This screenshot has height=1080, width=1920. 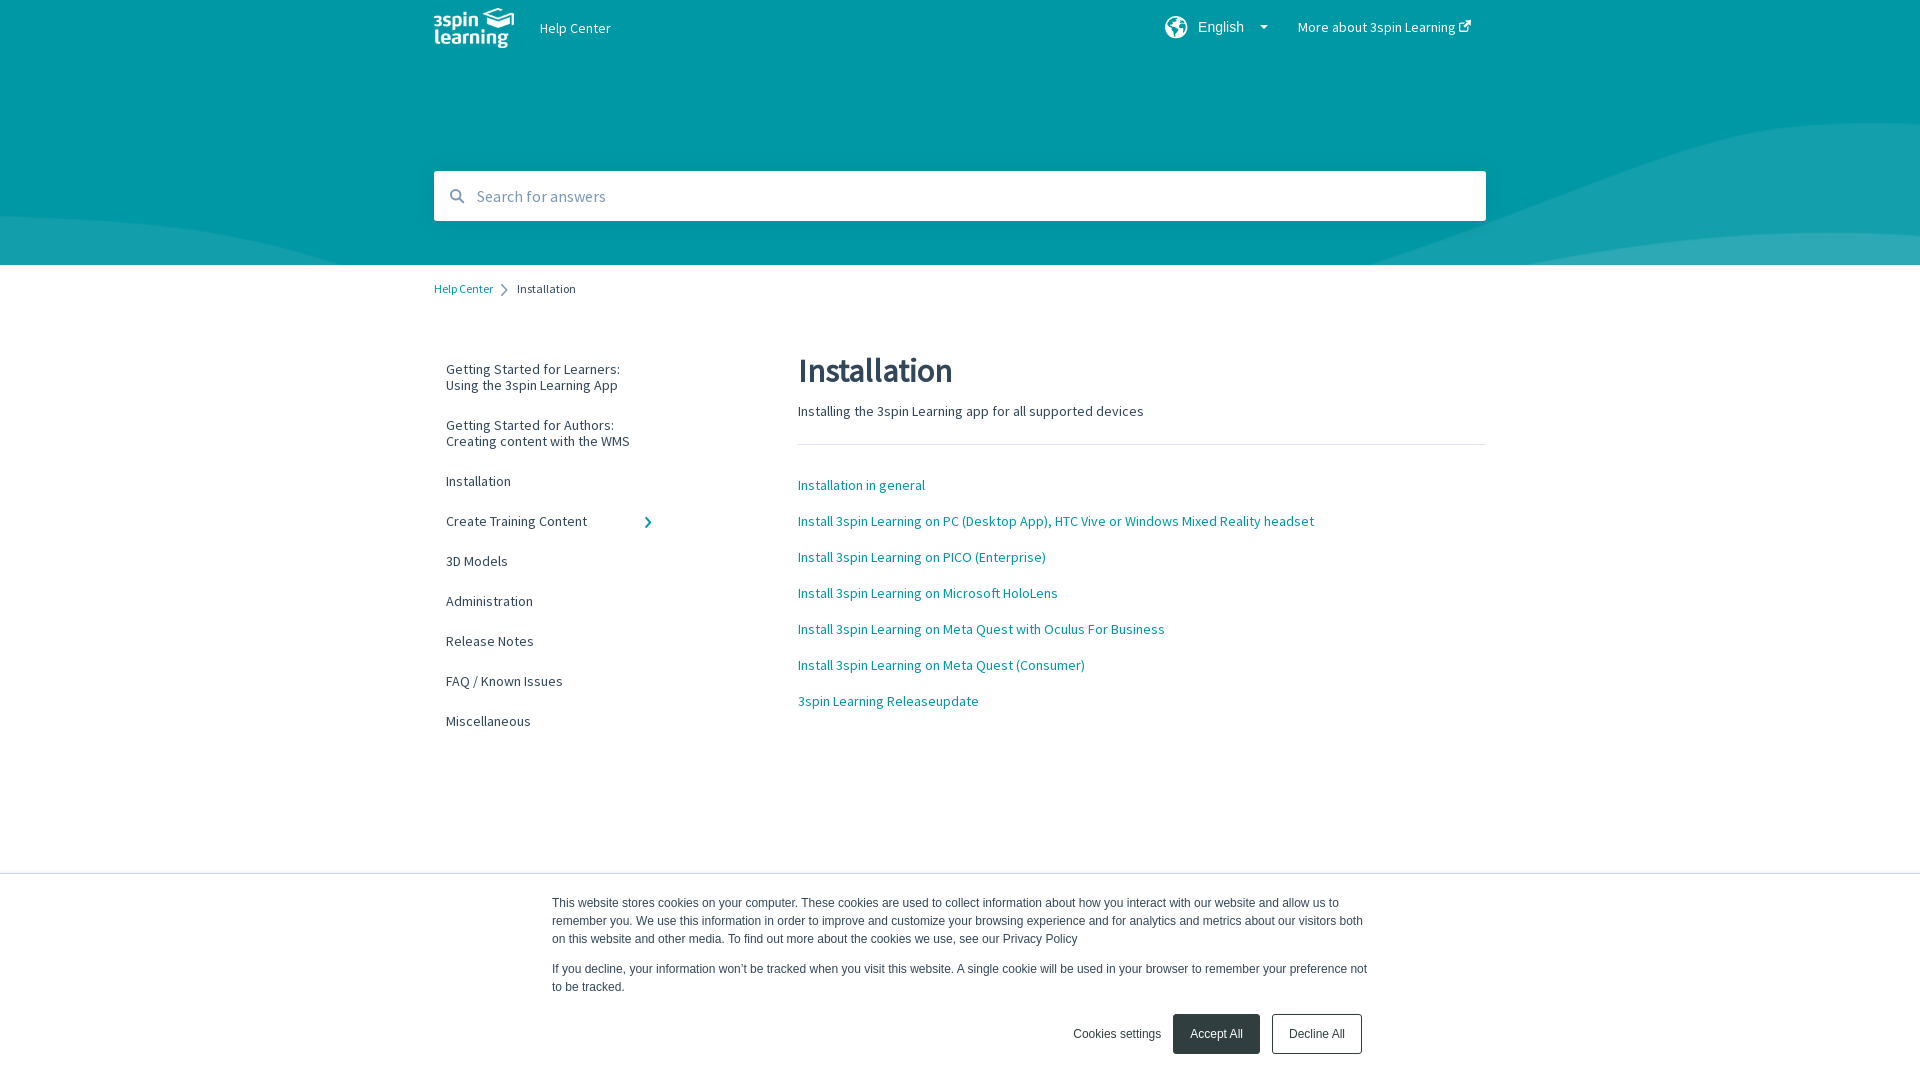 What do you see at coordinates (553, 680) in the screenshot?
I see `'FAQ / Known Issues'` at bounding box center [553, 680].